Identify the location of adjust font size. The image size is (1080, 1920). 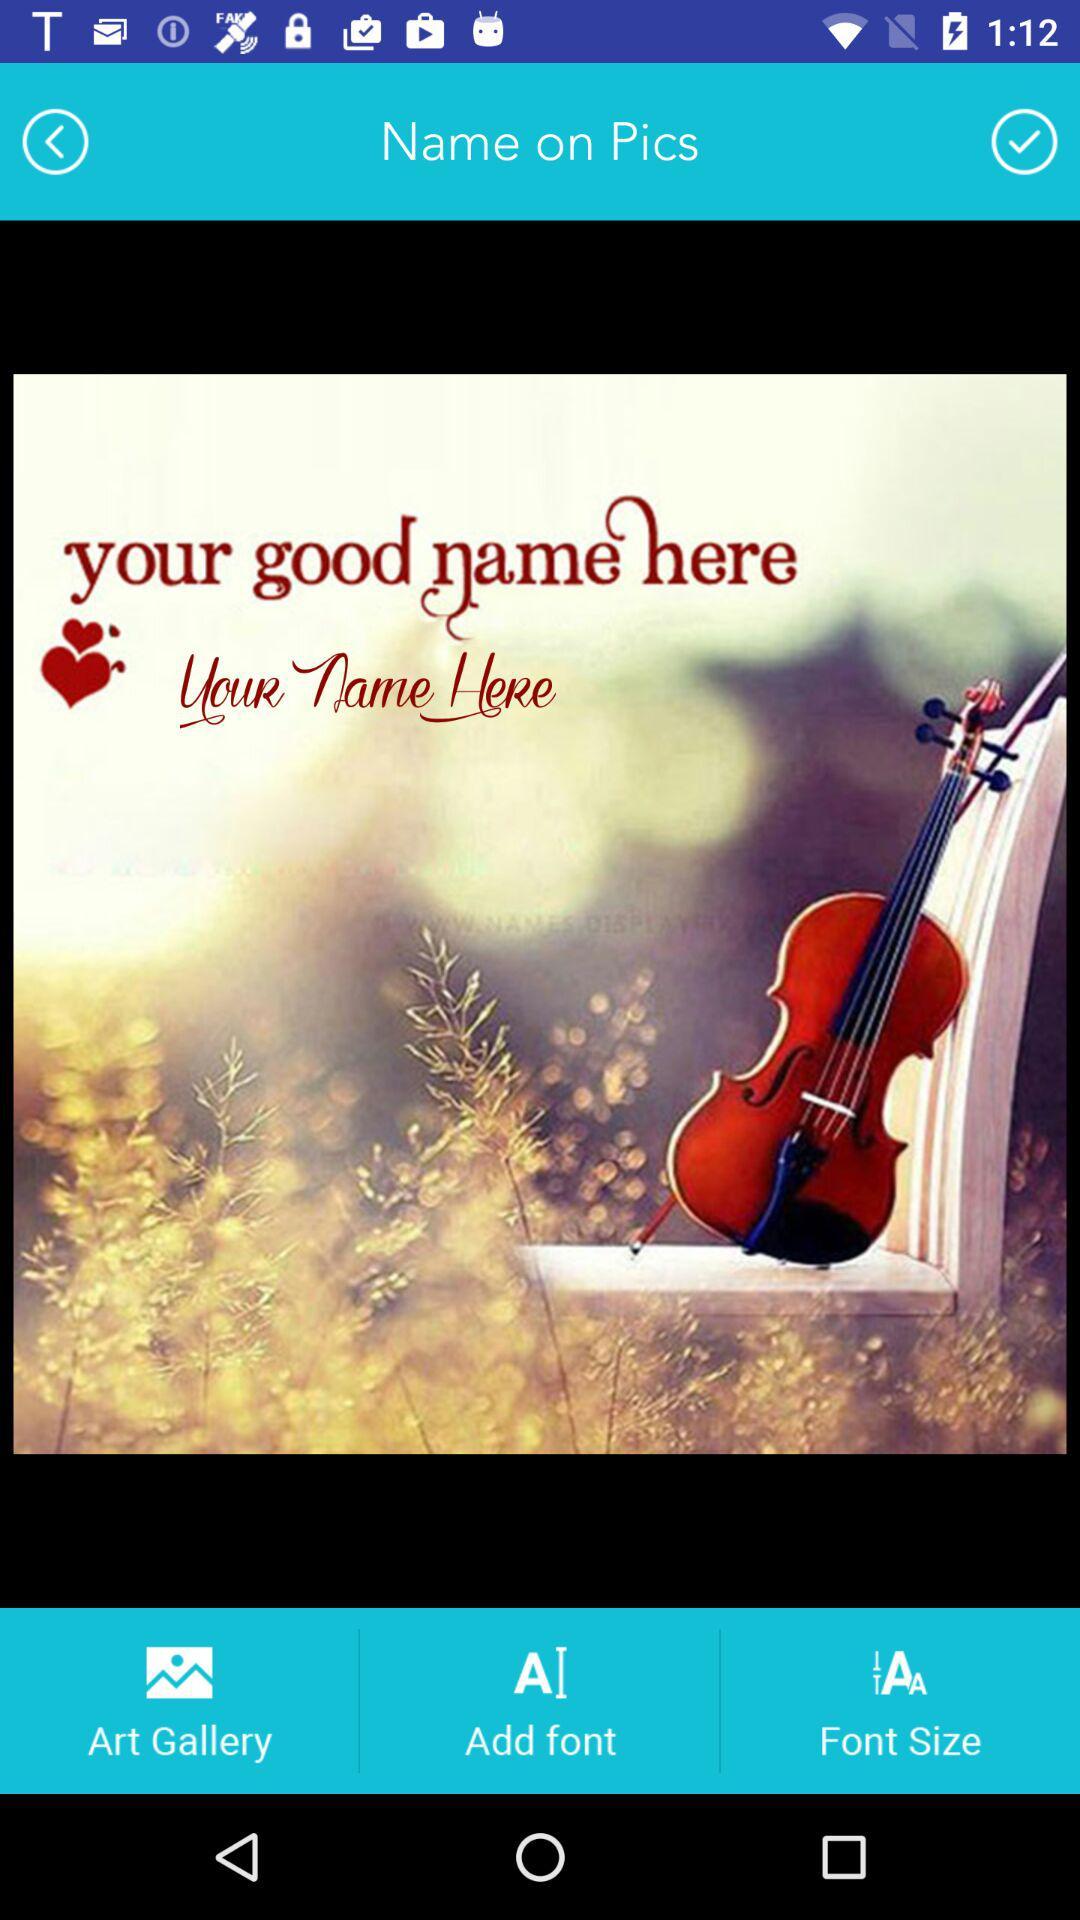
(900, 1699).